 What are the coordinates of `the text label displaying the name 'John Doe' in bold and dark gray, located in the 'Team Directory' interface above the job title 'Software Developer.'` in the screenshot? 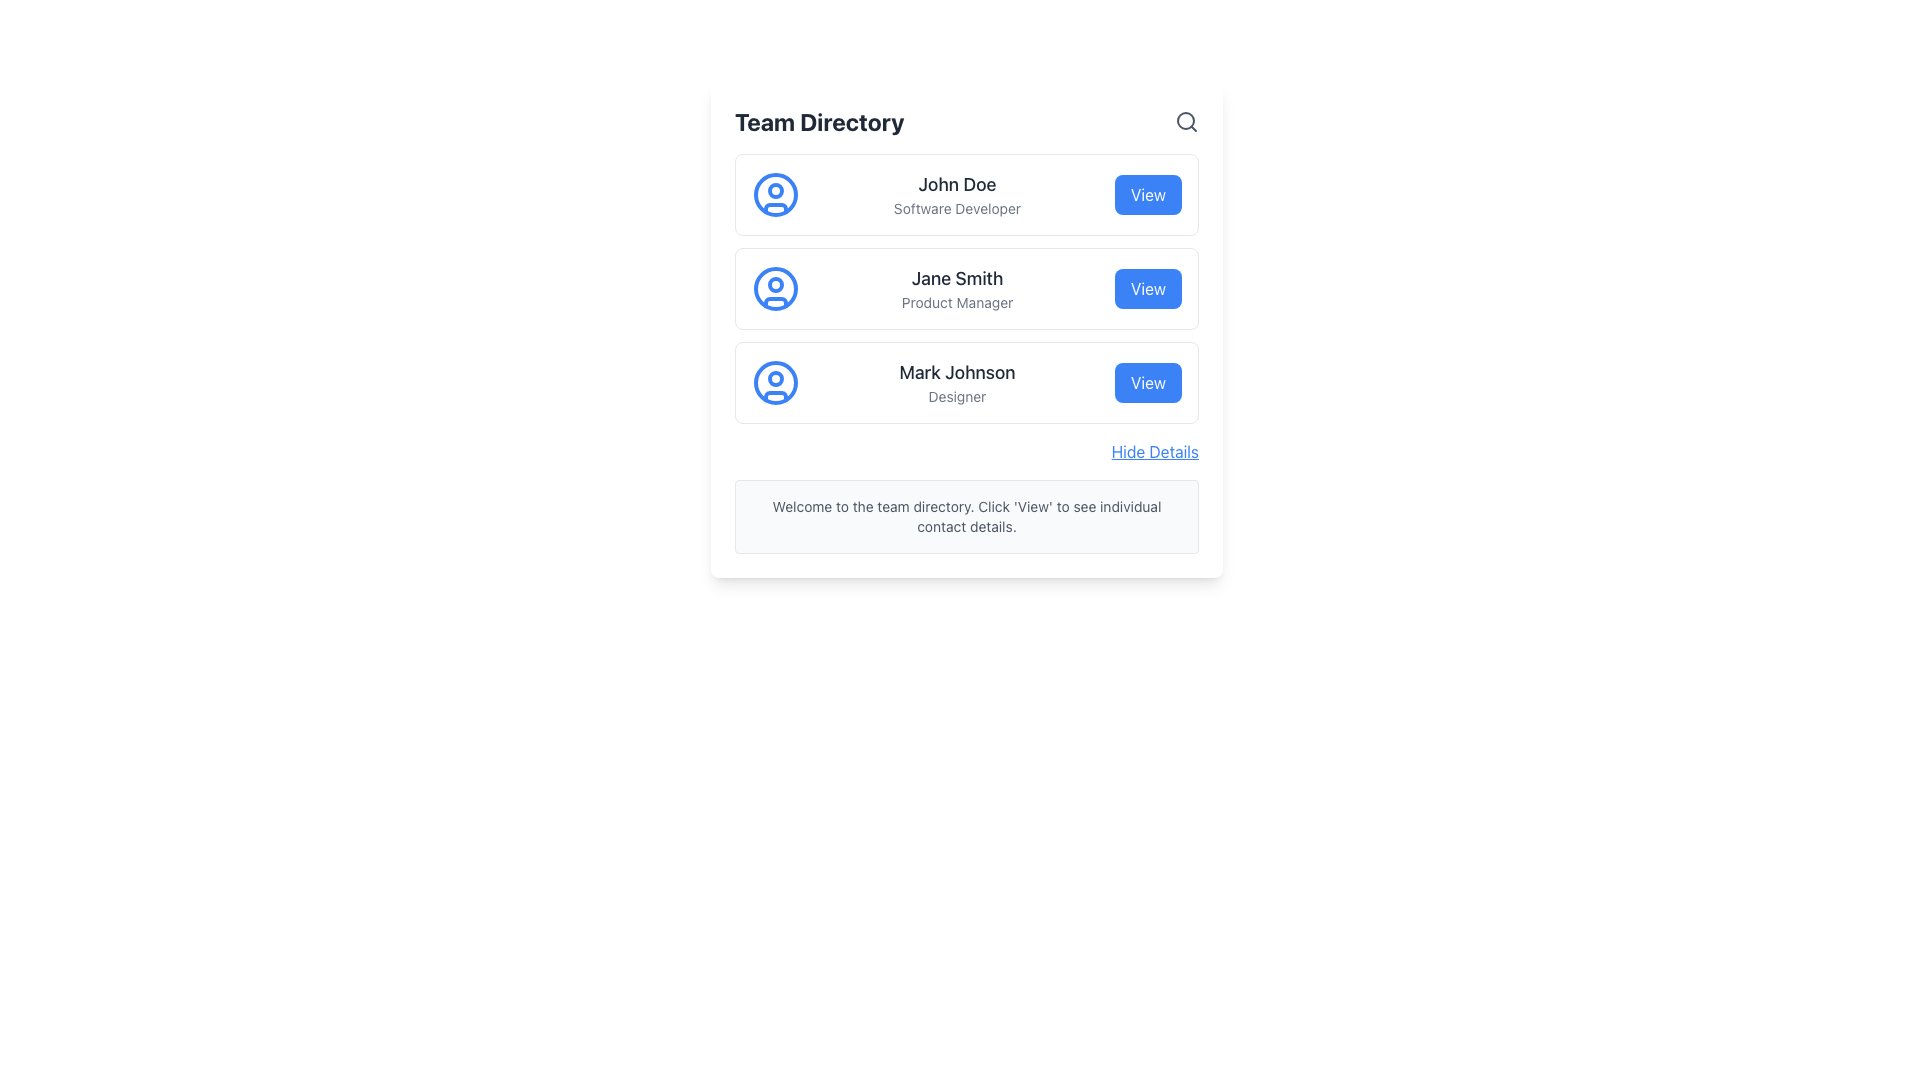 It's located at (956, 185).